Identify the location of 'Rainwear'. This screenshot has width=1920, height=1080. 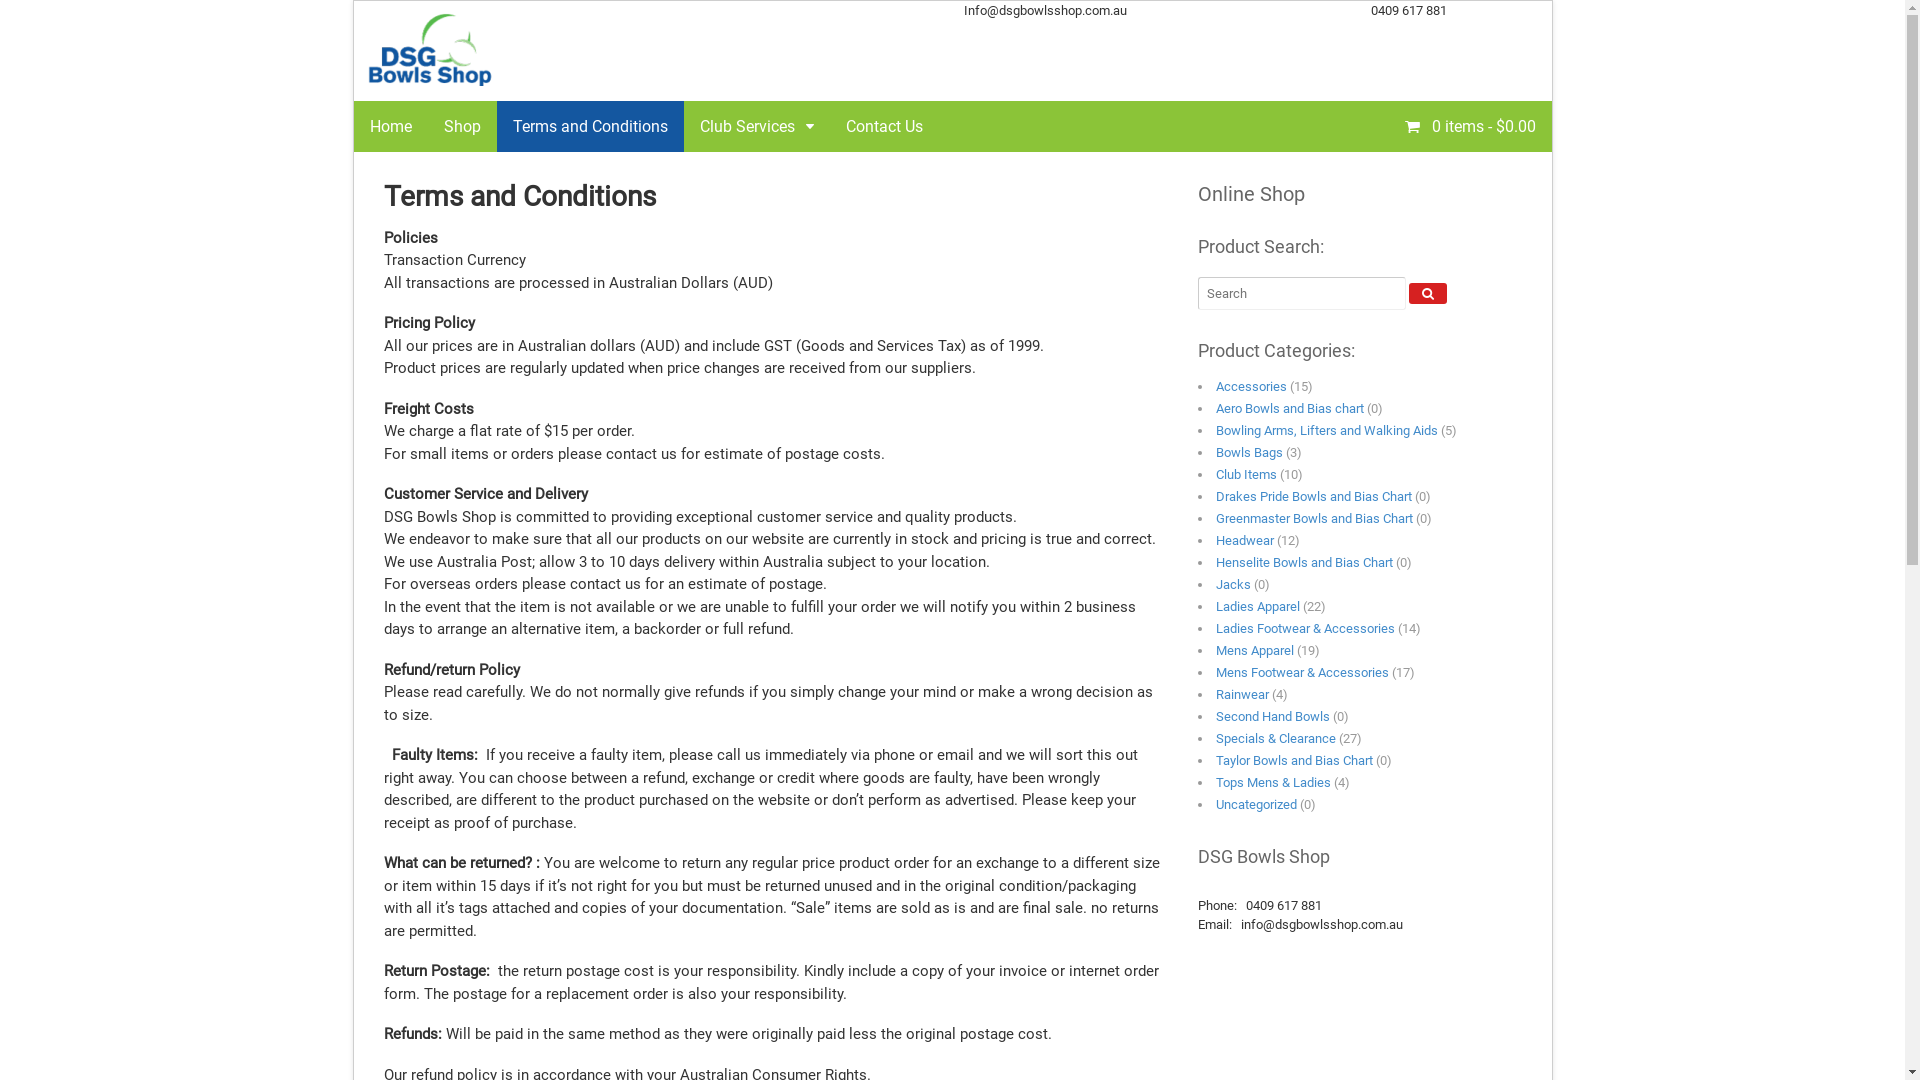
(1214, 693).